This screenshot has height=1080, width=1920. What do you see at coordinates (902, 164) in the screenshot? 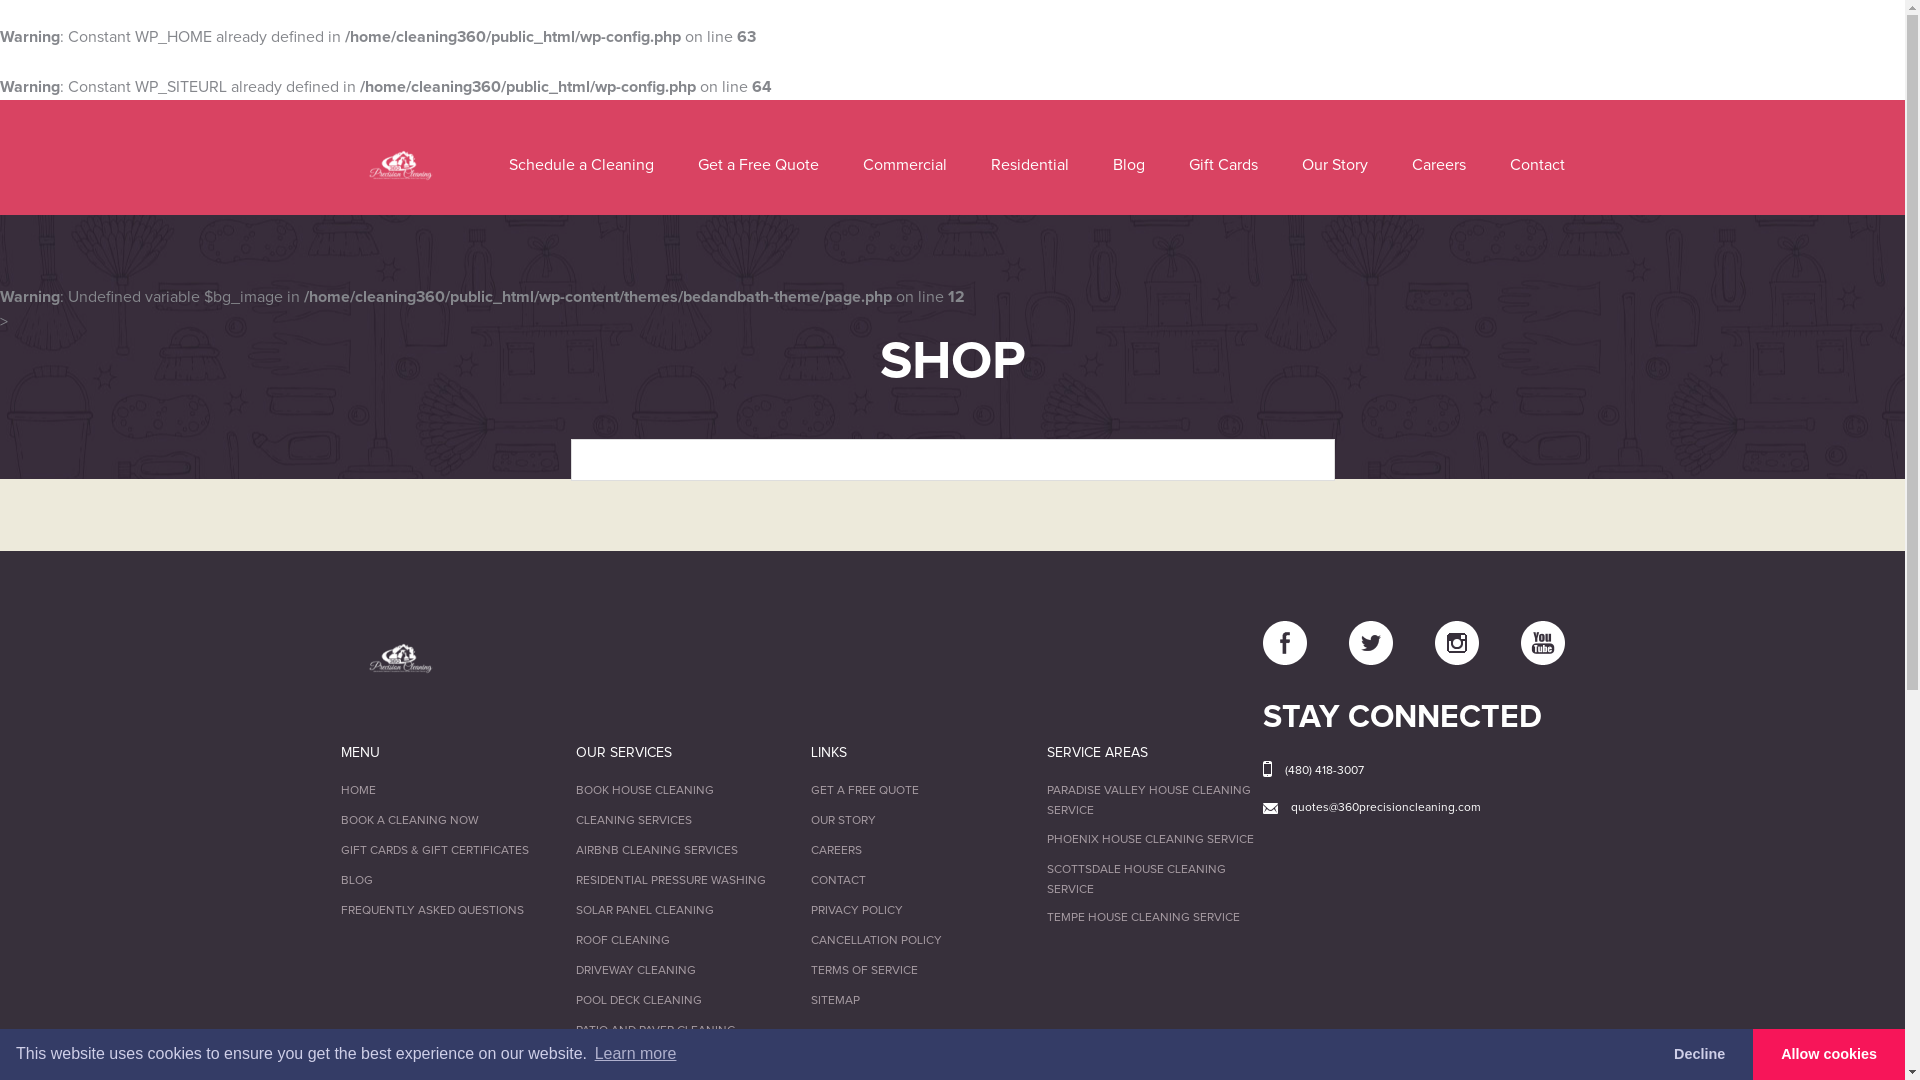
I see `'Commercial'` at bounding box center [902, 164].